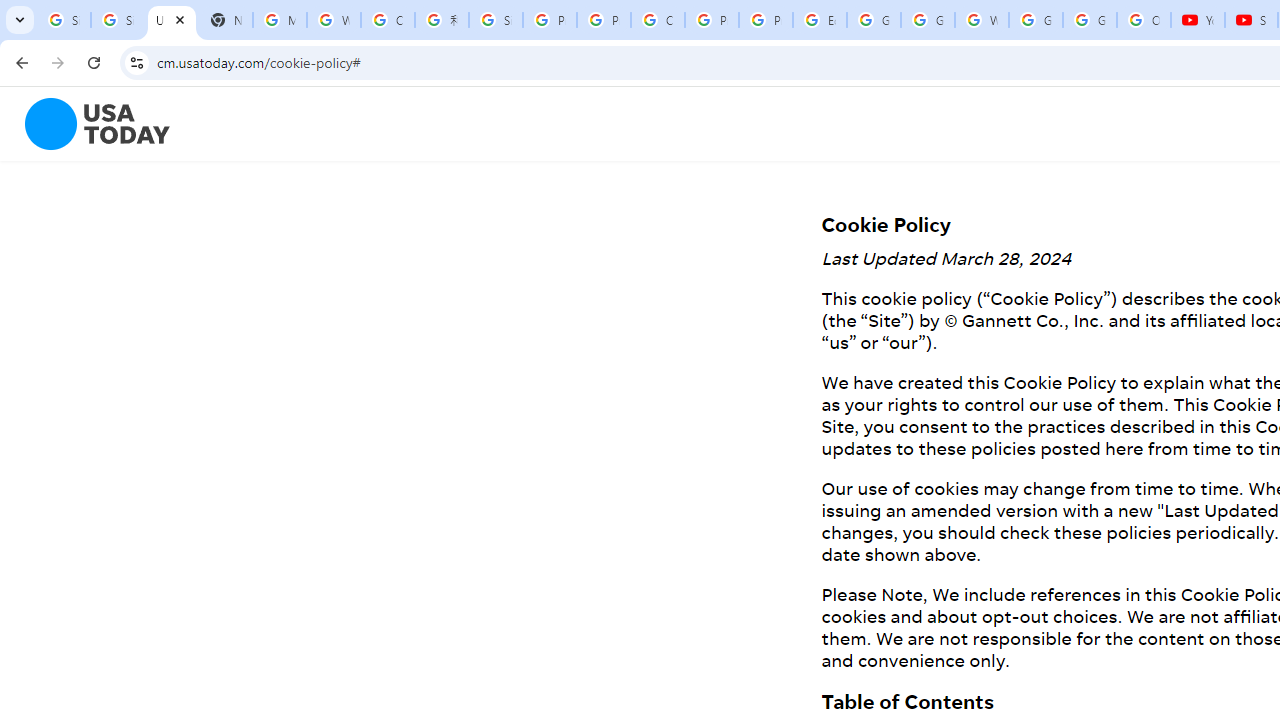 This screenshot has width=1280, height=720. What do you see at coordinates (819, 20) in the screenshot?
I see `'Edit and view right-to-left text - Google Docs Editors Help'` at bounding box center [819, 20].